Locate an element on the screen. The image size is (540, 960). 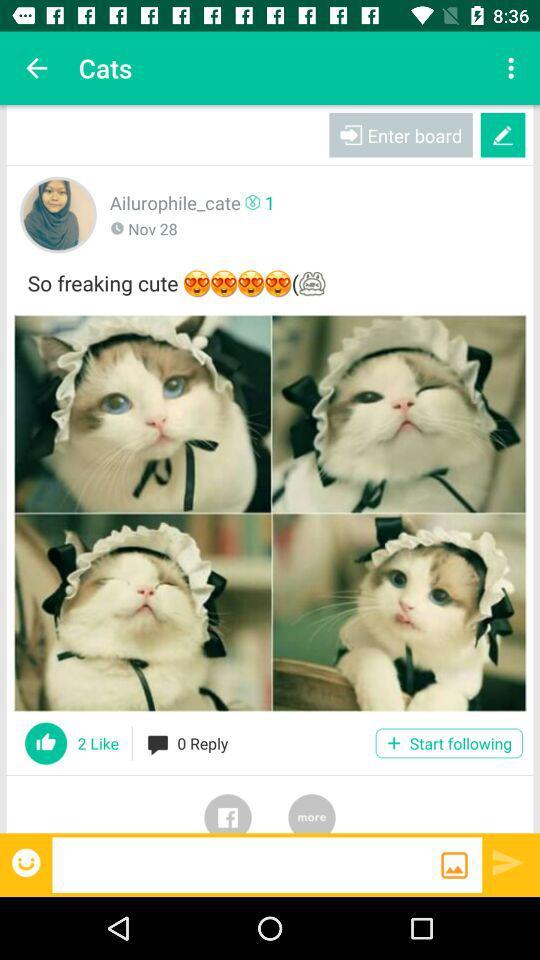
like the post is located at coordinates (46, 742).